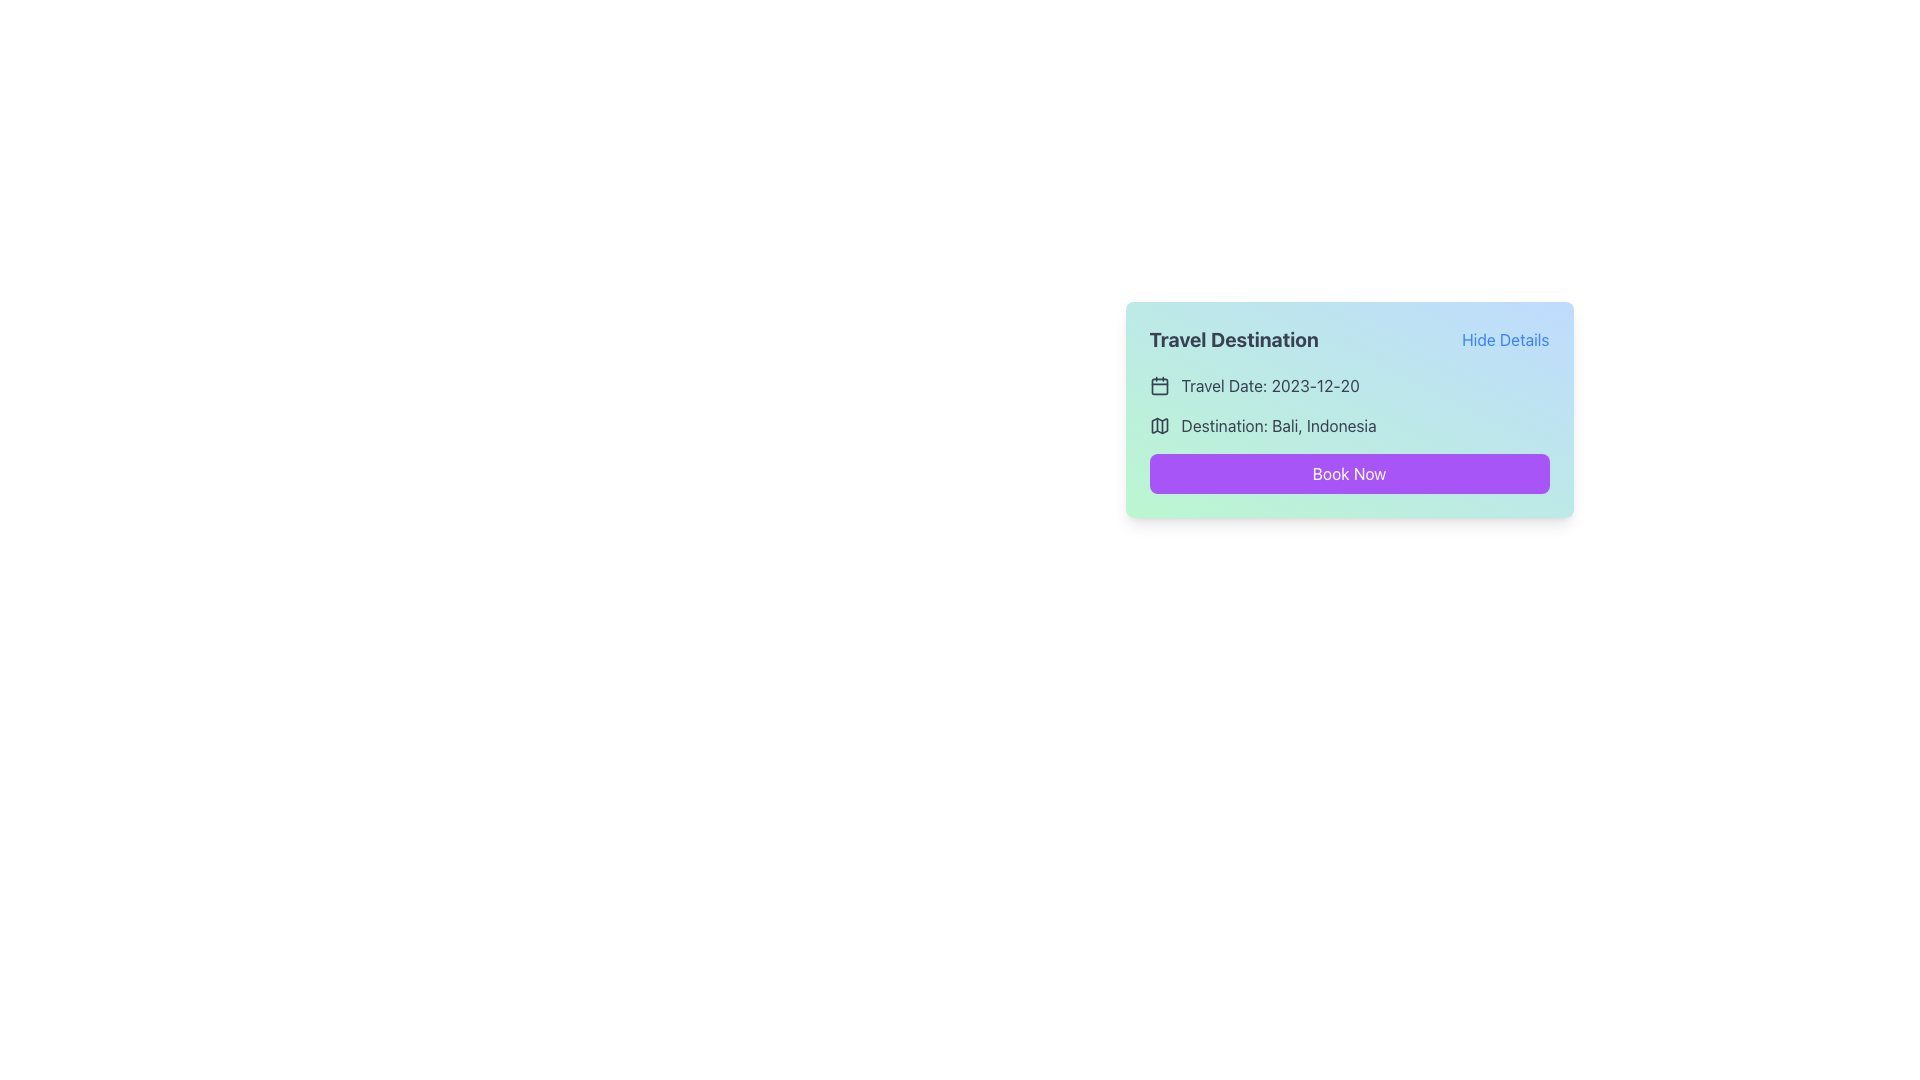  Describe the element at coordinates (1159, 424) in the screenshot. I see `the map icon located in the second row of the details section, which is to the left of the 'Destination: Bali, Indonesia' text` at that location.